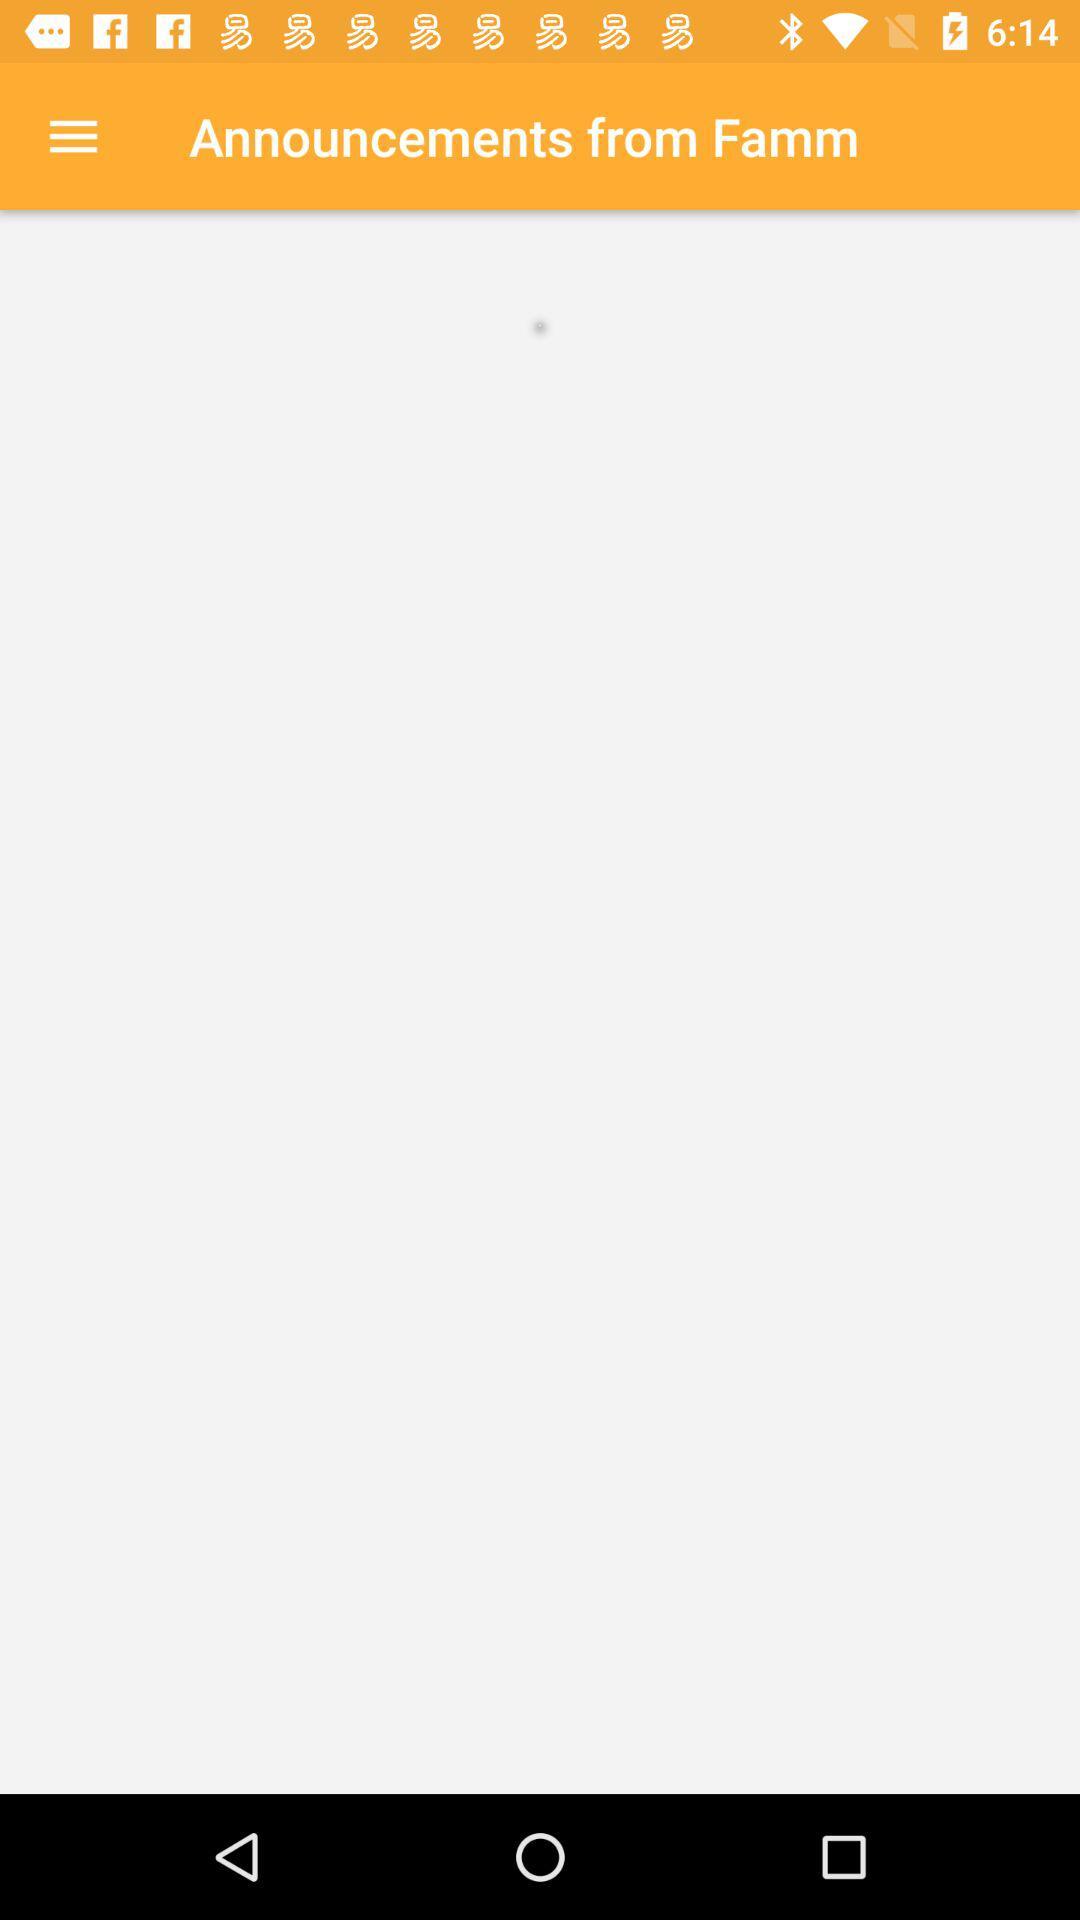 This screenshot has width=1080, height=1920. What do you see at coordinates (72, 135) in the screenshot?
I see `the icon next to the announcements from famm icon` at bounding box center [72, 135].